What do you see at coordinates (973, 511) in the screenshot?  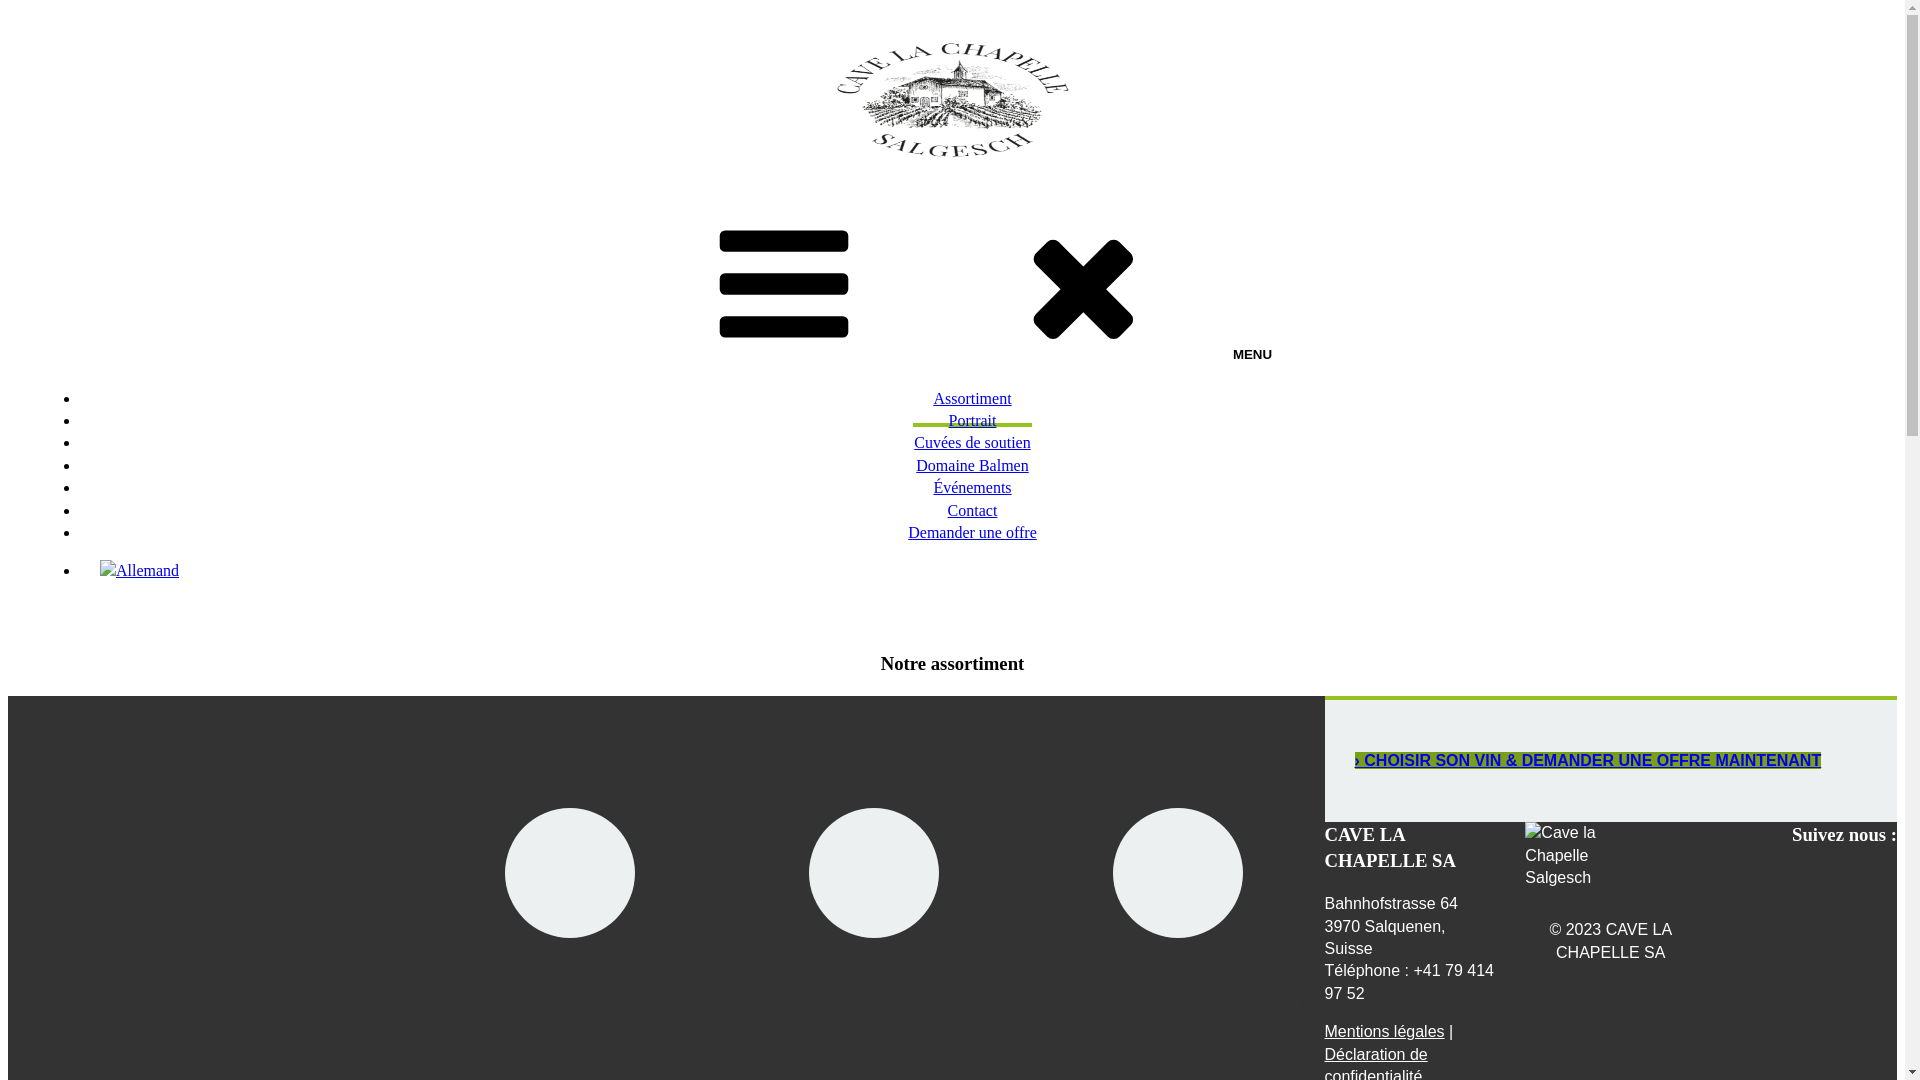 I see `'Contact'` at bounding box center [973, 511].